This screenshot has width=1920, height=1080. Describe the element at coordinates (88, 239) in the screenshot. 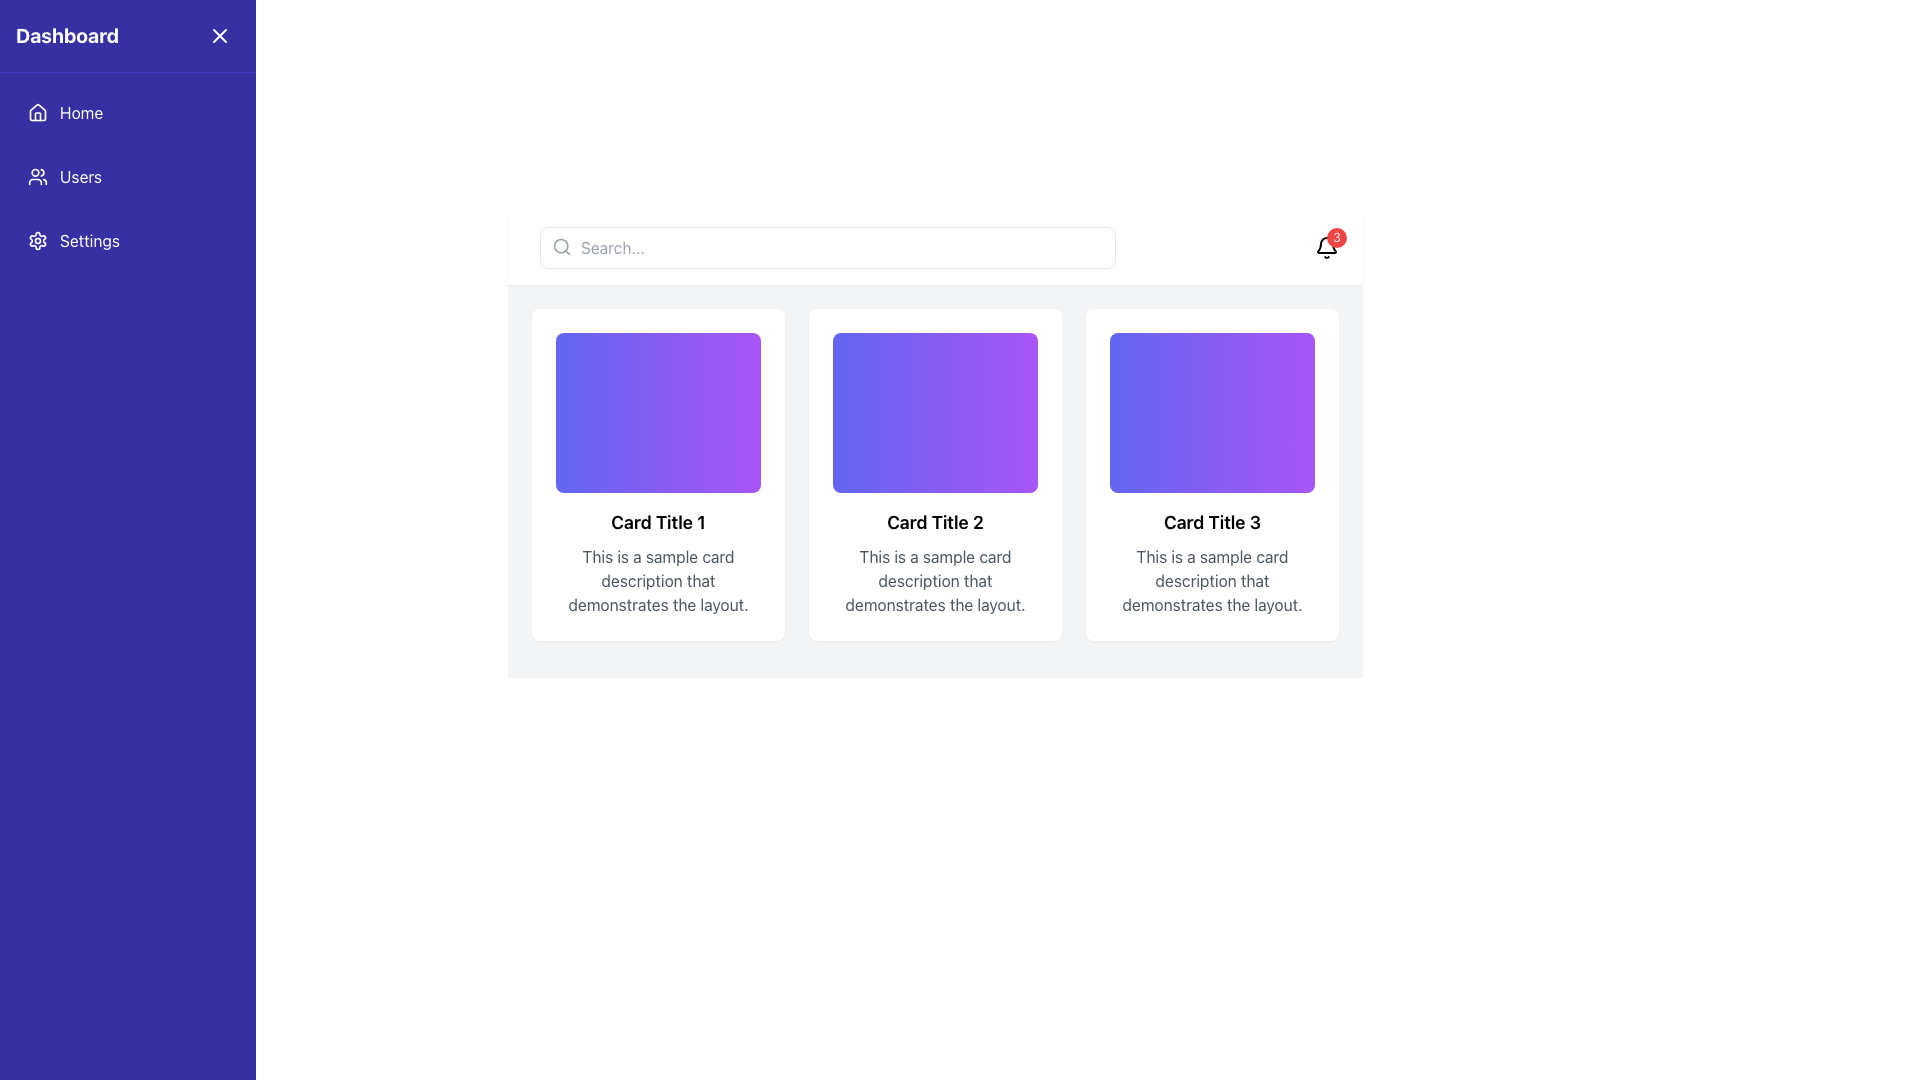

I see `'Settings' navigation label located in the left navigation bar, third below 'Home' and 'Users', with its icon aligned to the left` at that location.